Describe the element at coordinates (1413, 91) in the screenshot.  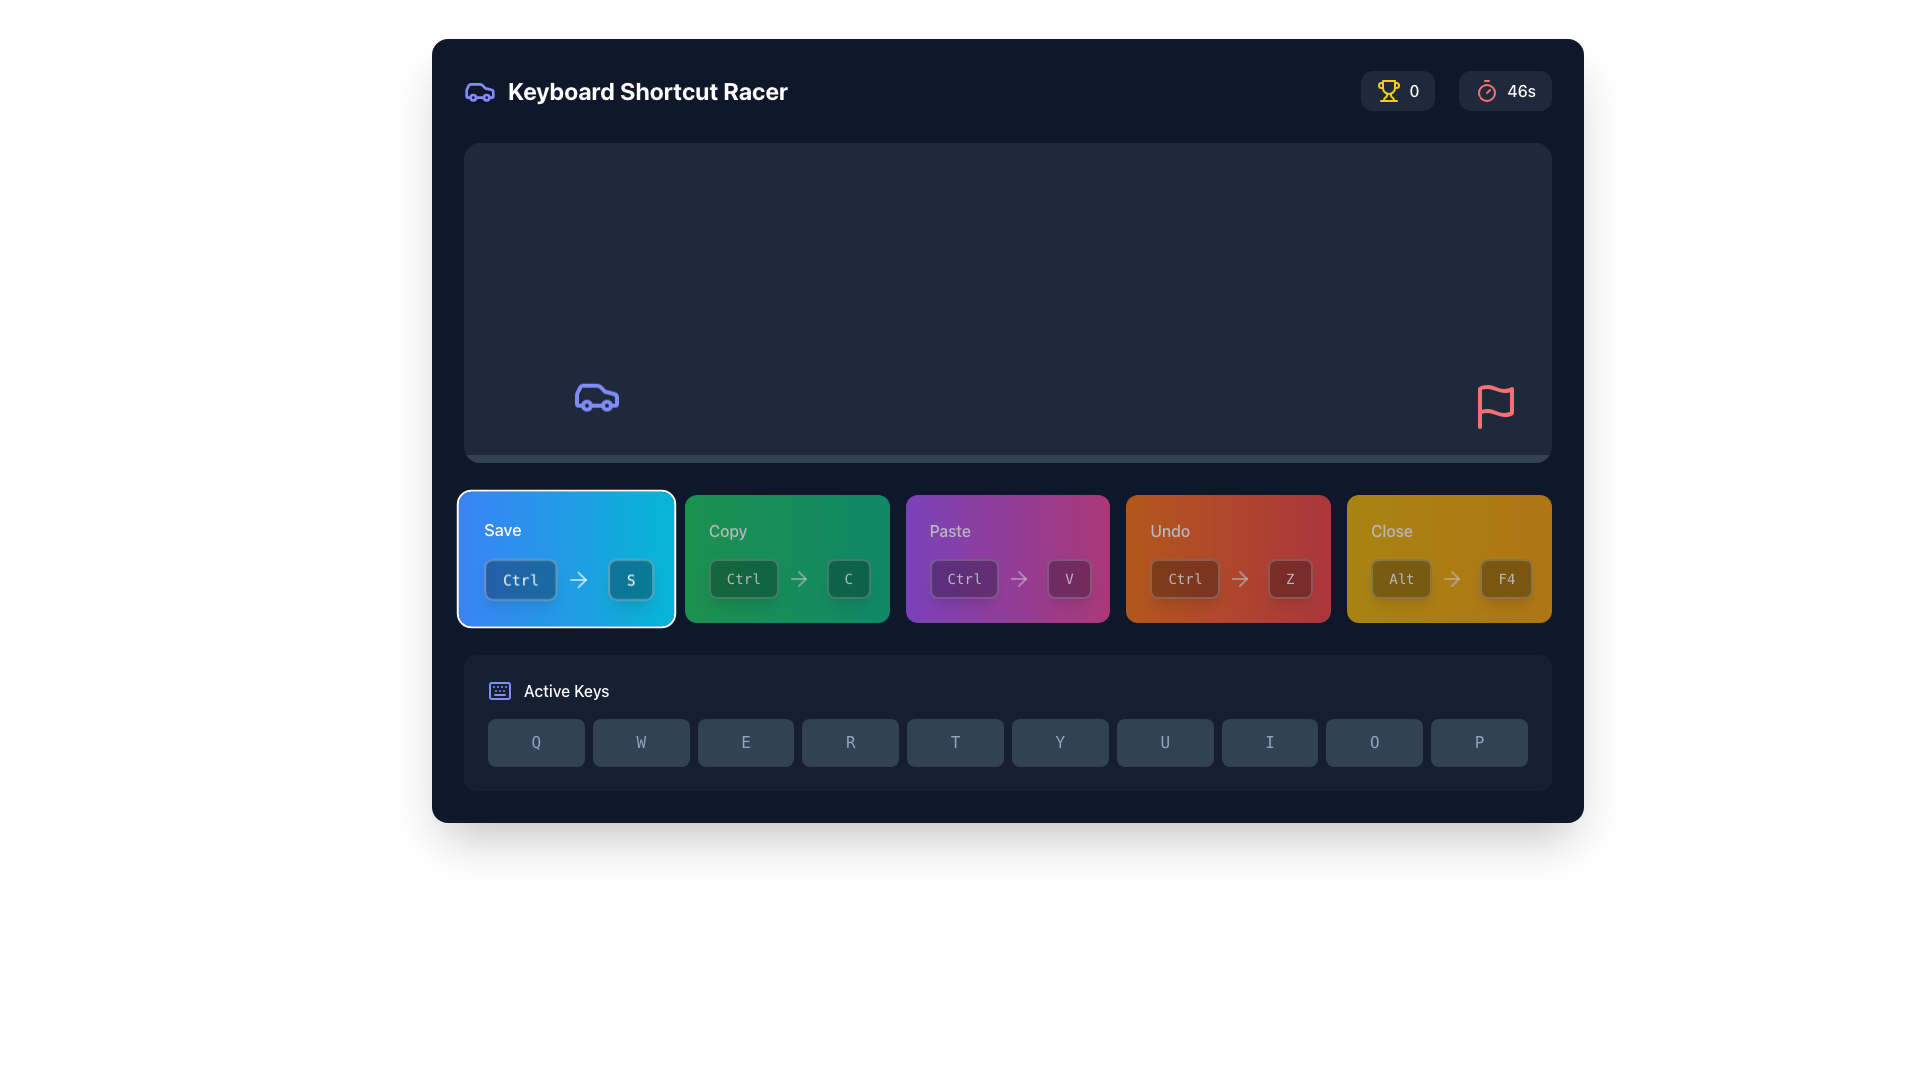
I see `the text label in the top-right corner of the interface that displays a numerical value, likely representing a score or metric` at that location.